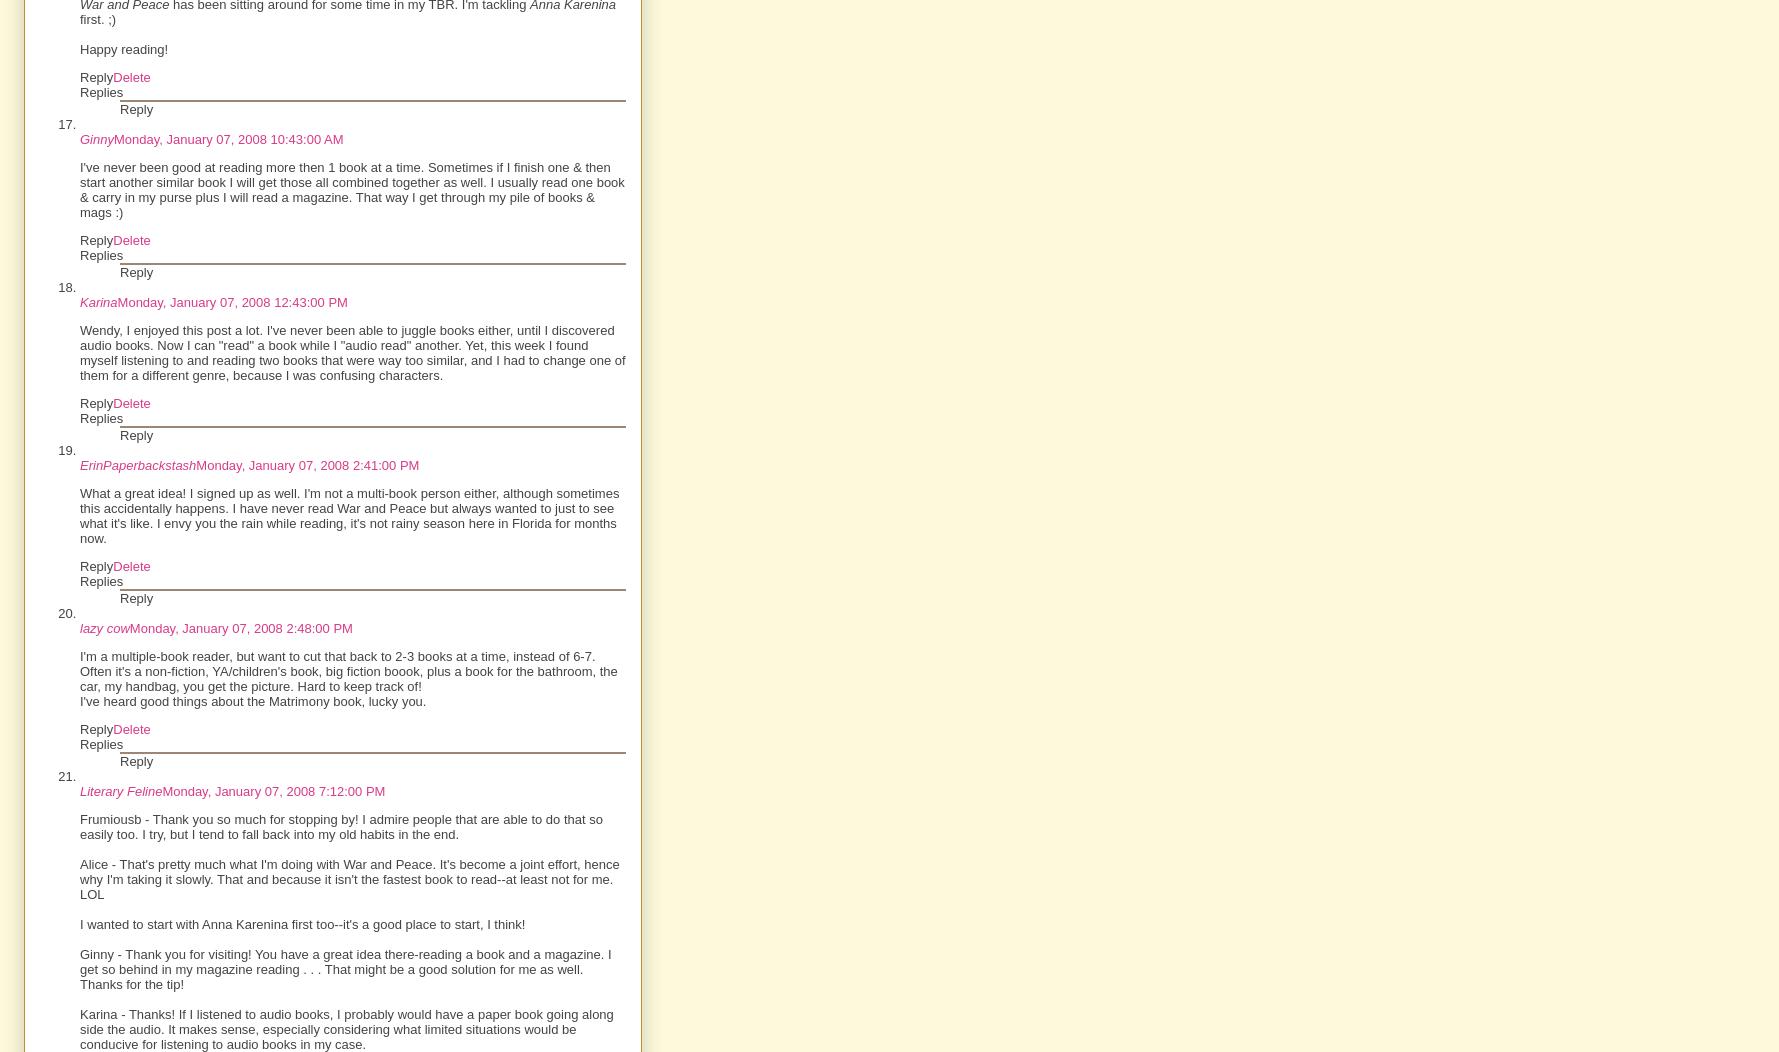 Image resolution: width=1779 pixels, height=1052 pixels. I want to click on 'Frumiousb - Thank you so much for stopping by!  I admire people that are able to do that so easily too.  I try, but I tend to fall back into my old habits in the end.', so click(341, 826).